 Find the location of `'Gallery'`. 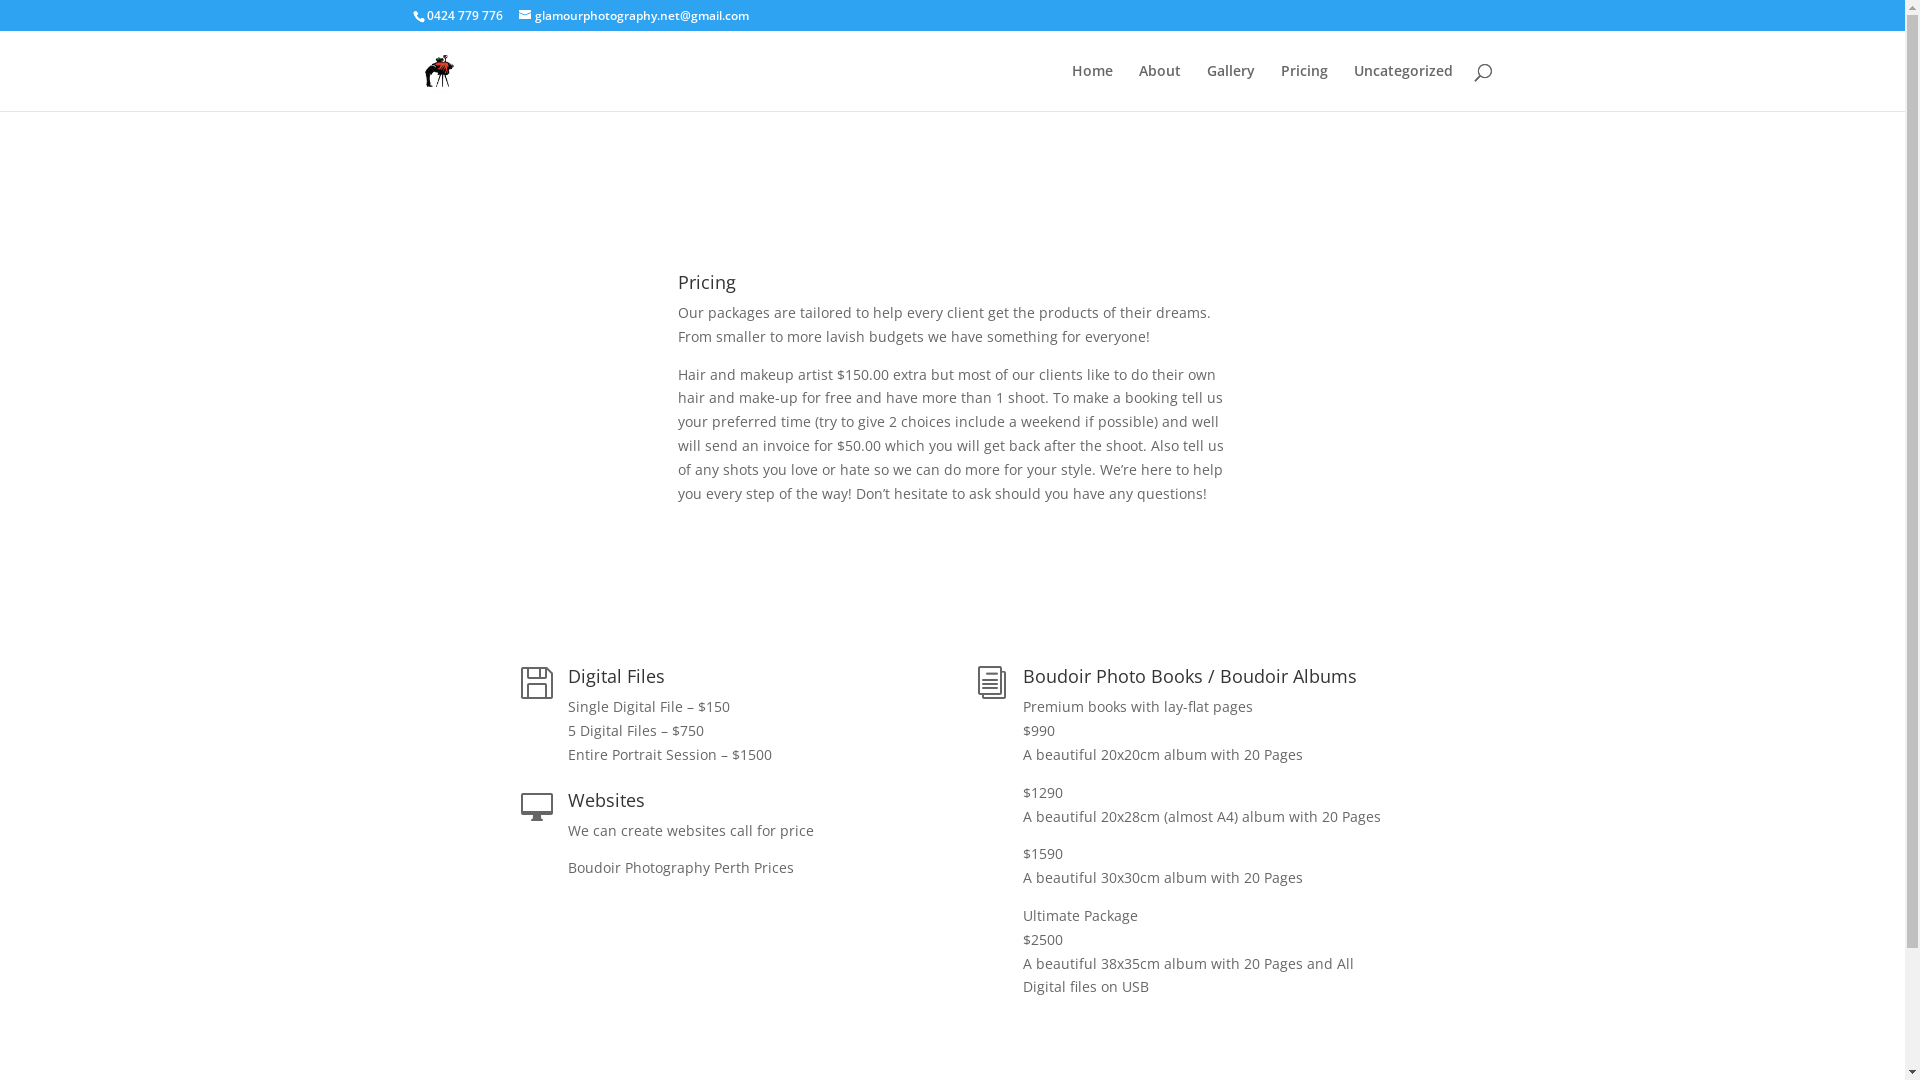

'Gallery' is located at coordinates (1228, 86).